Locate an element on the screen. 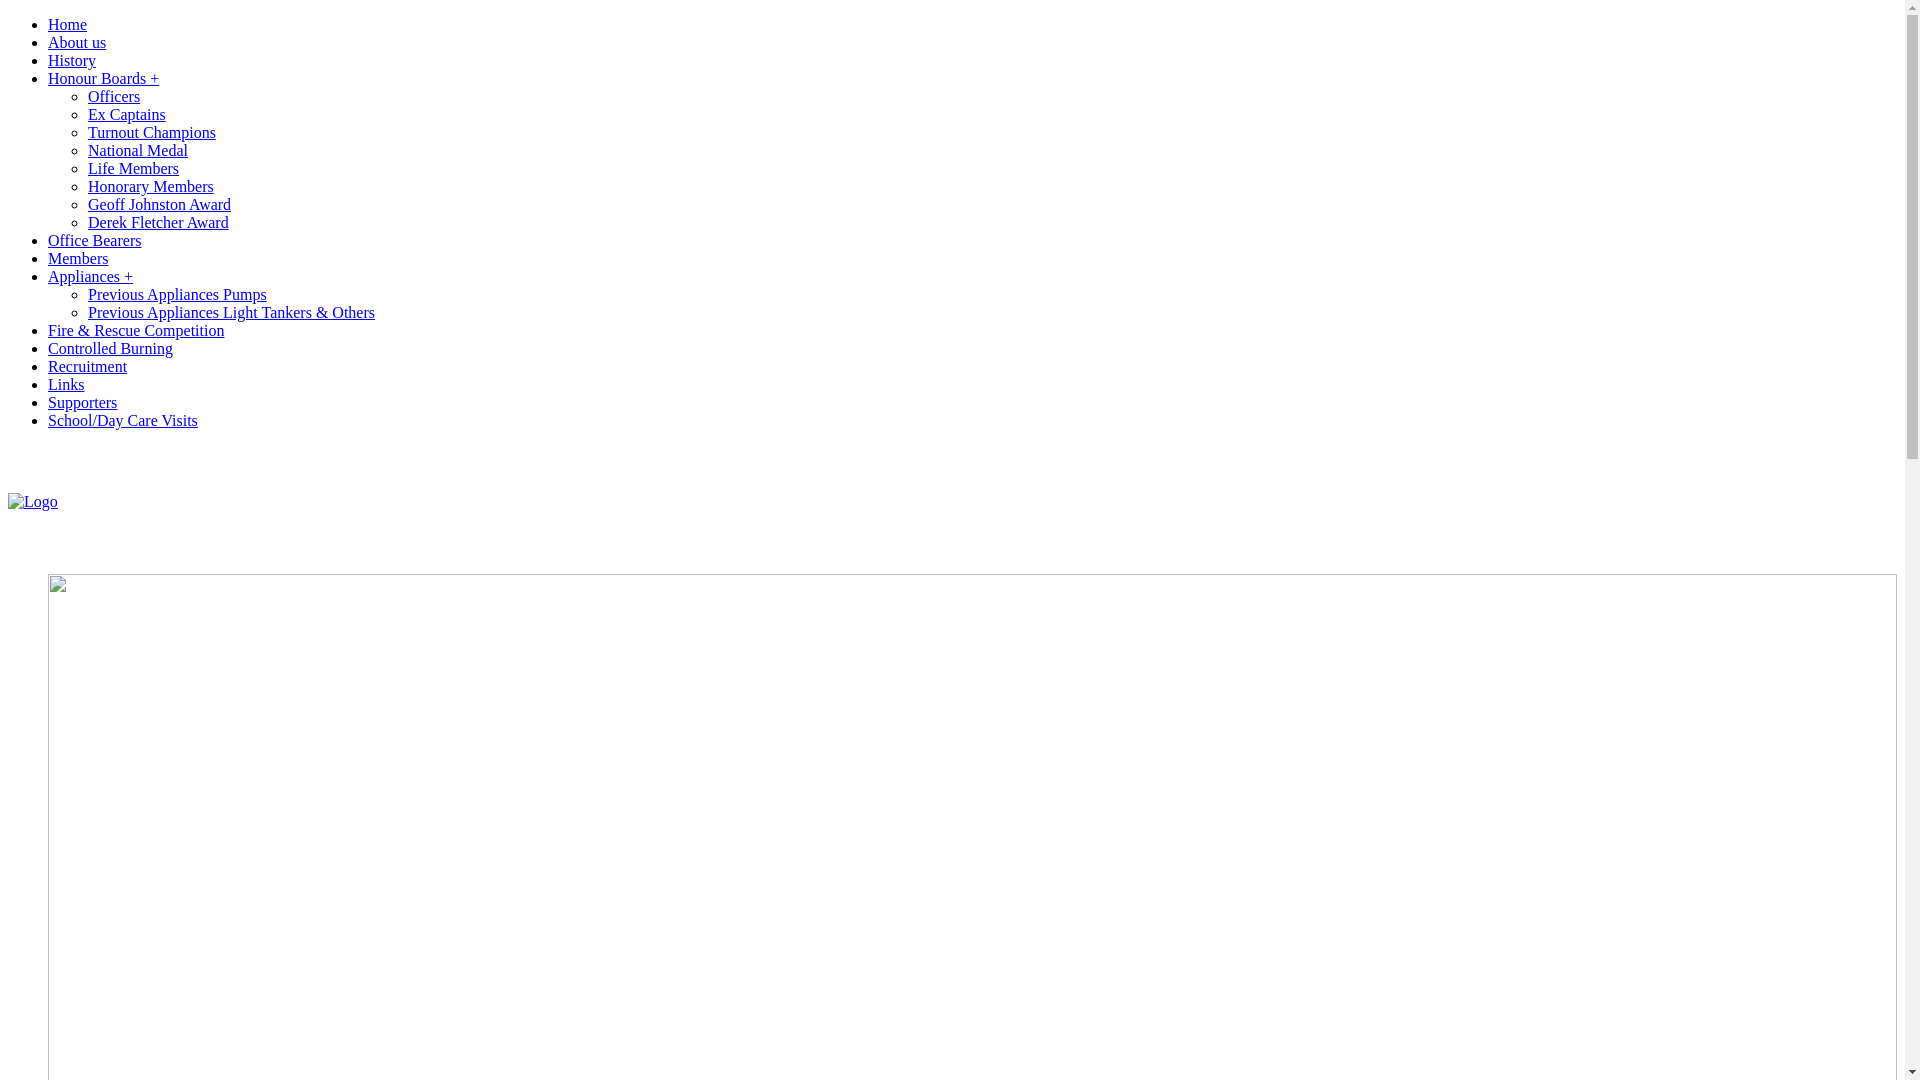 Image resolution: width=1920 pixels, height=1080 pixels. 'Office Bearers' is located at coordinates (93, 239).